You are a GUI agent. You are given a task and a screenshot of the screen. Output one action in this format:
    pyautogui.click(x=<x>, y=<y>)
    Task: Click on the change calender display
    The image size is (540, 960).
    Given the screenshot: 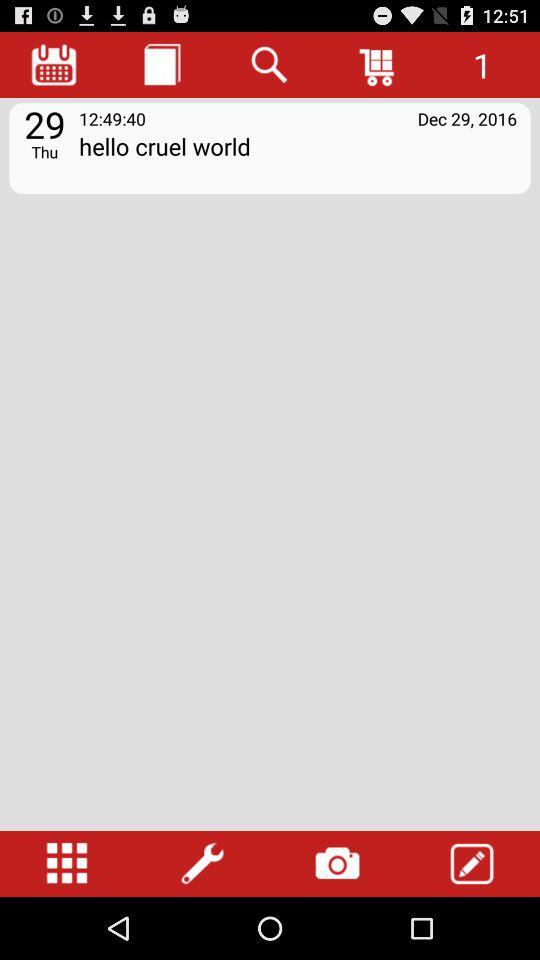 What is the action you would take?
    pyautogui.click(x=54, y=64)
    